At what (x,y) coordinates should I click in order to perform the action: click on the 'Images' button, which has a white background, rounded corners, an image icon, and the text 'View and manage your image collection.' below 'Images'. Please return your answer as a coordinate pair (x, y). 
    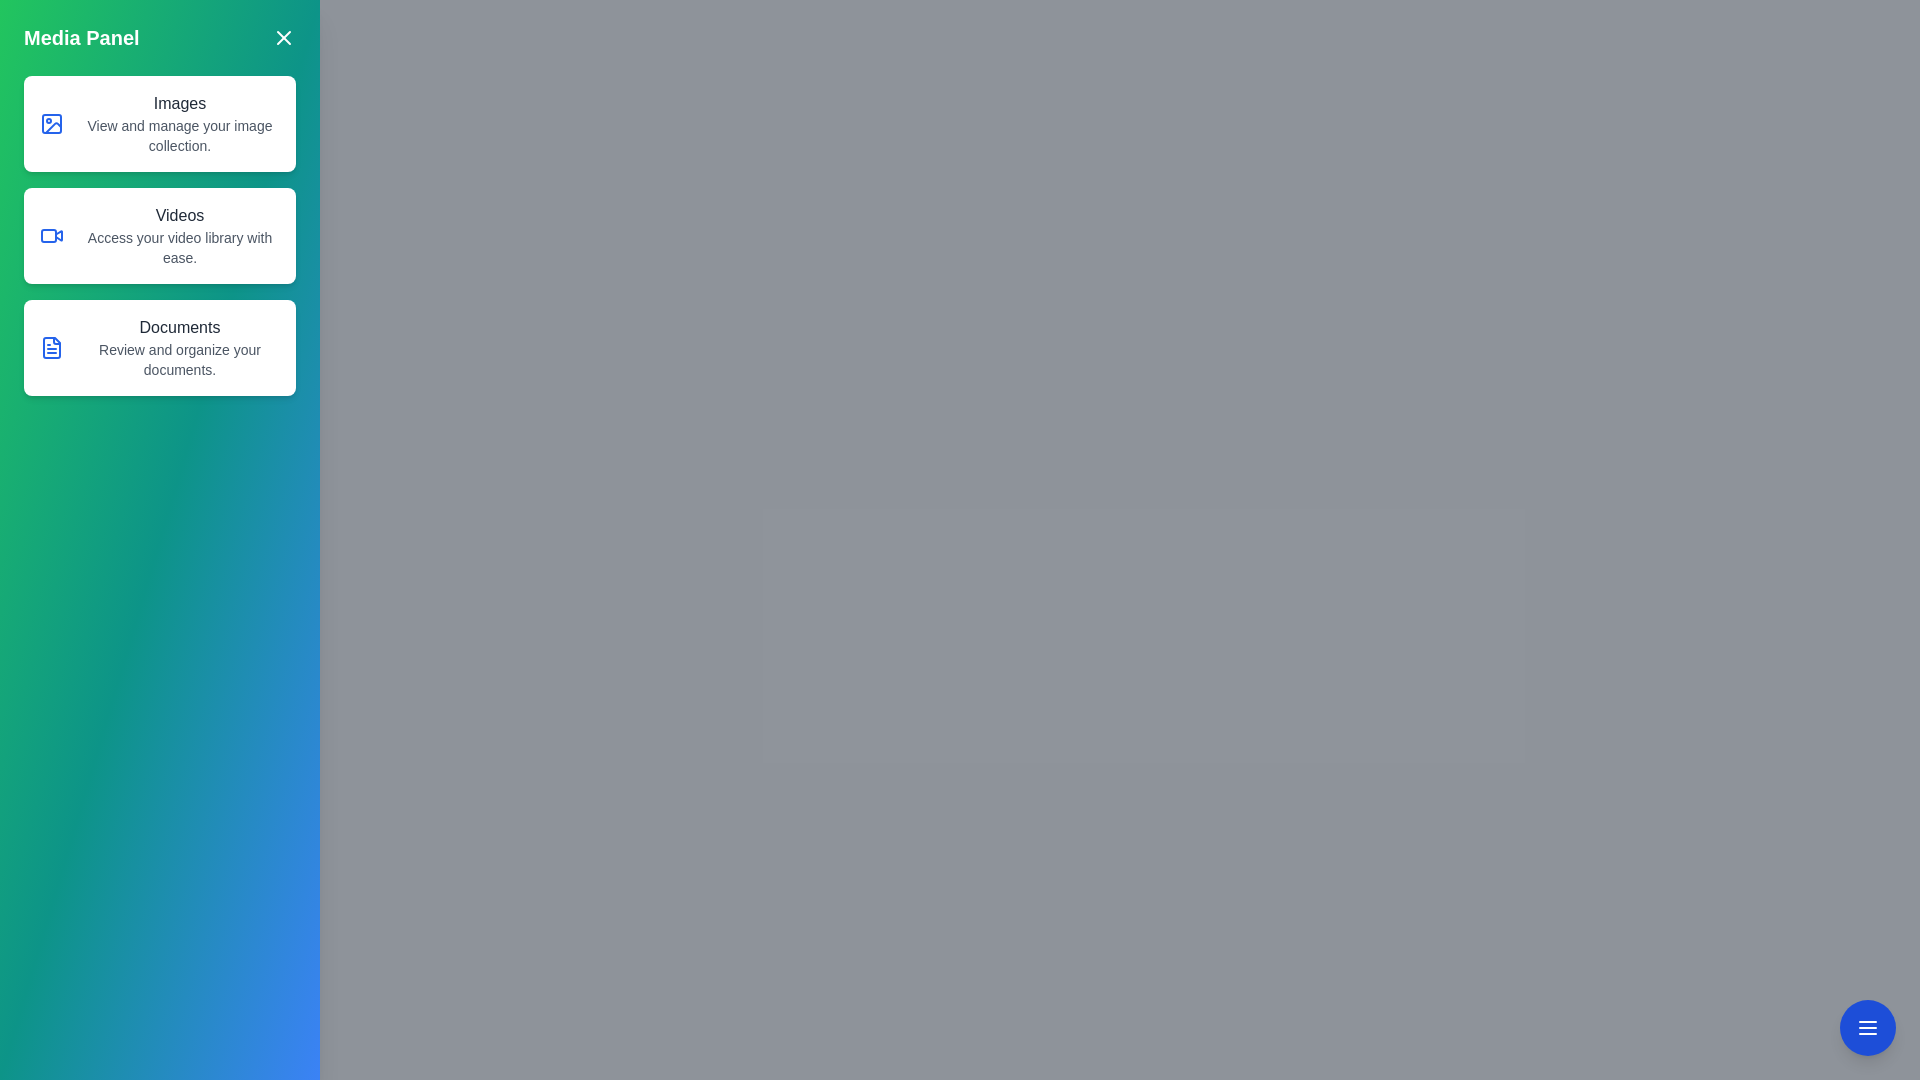
    Looking at the image, I should click on (158, 123).